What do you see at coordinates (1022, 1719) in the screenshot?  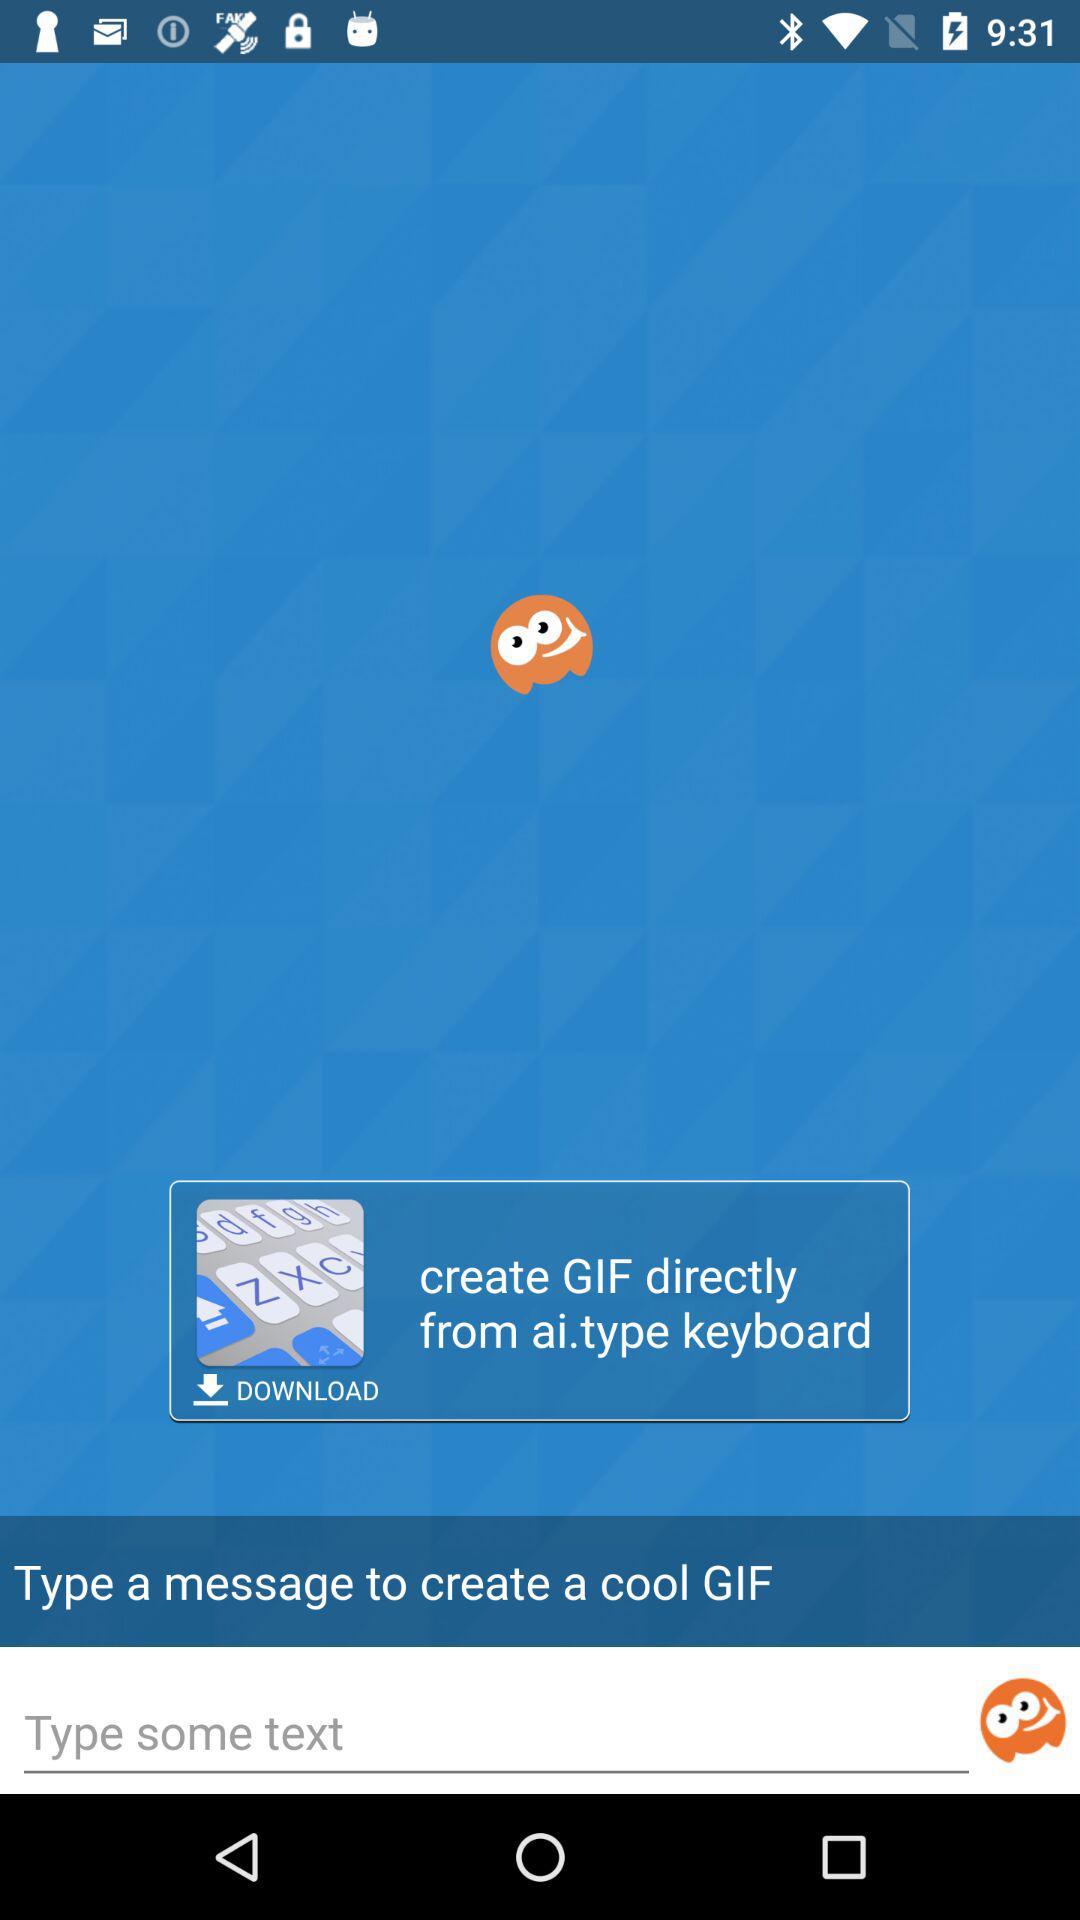 I see `enter` at bounding box center [1022, 1719].